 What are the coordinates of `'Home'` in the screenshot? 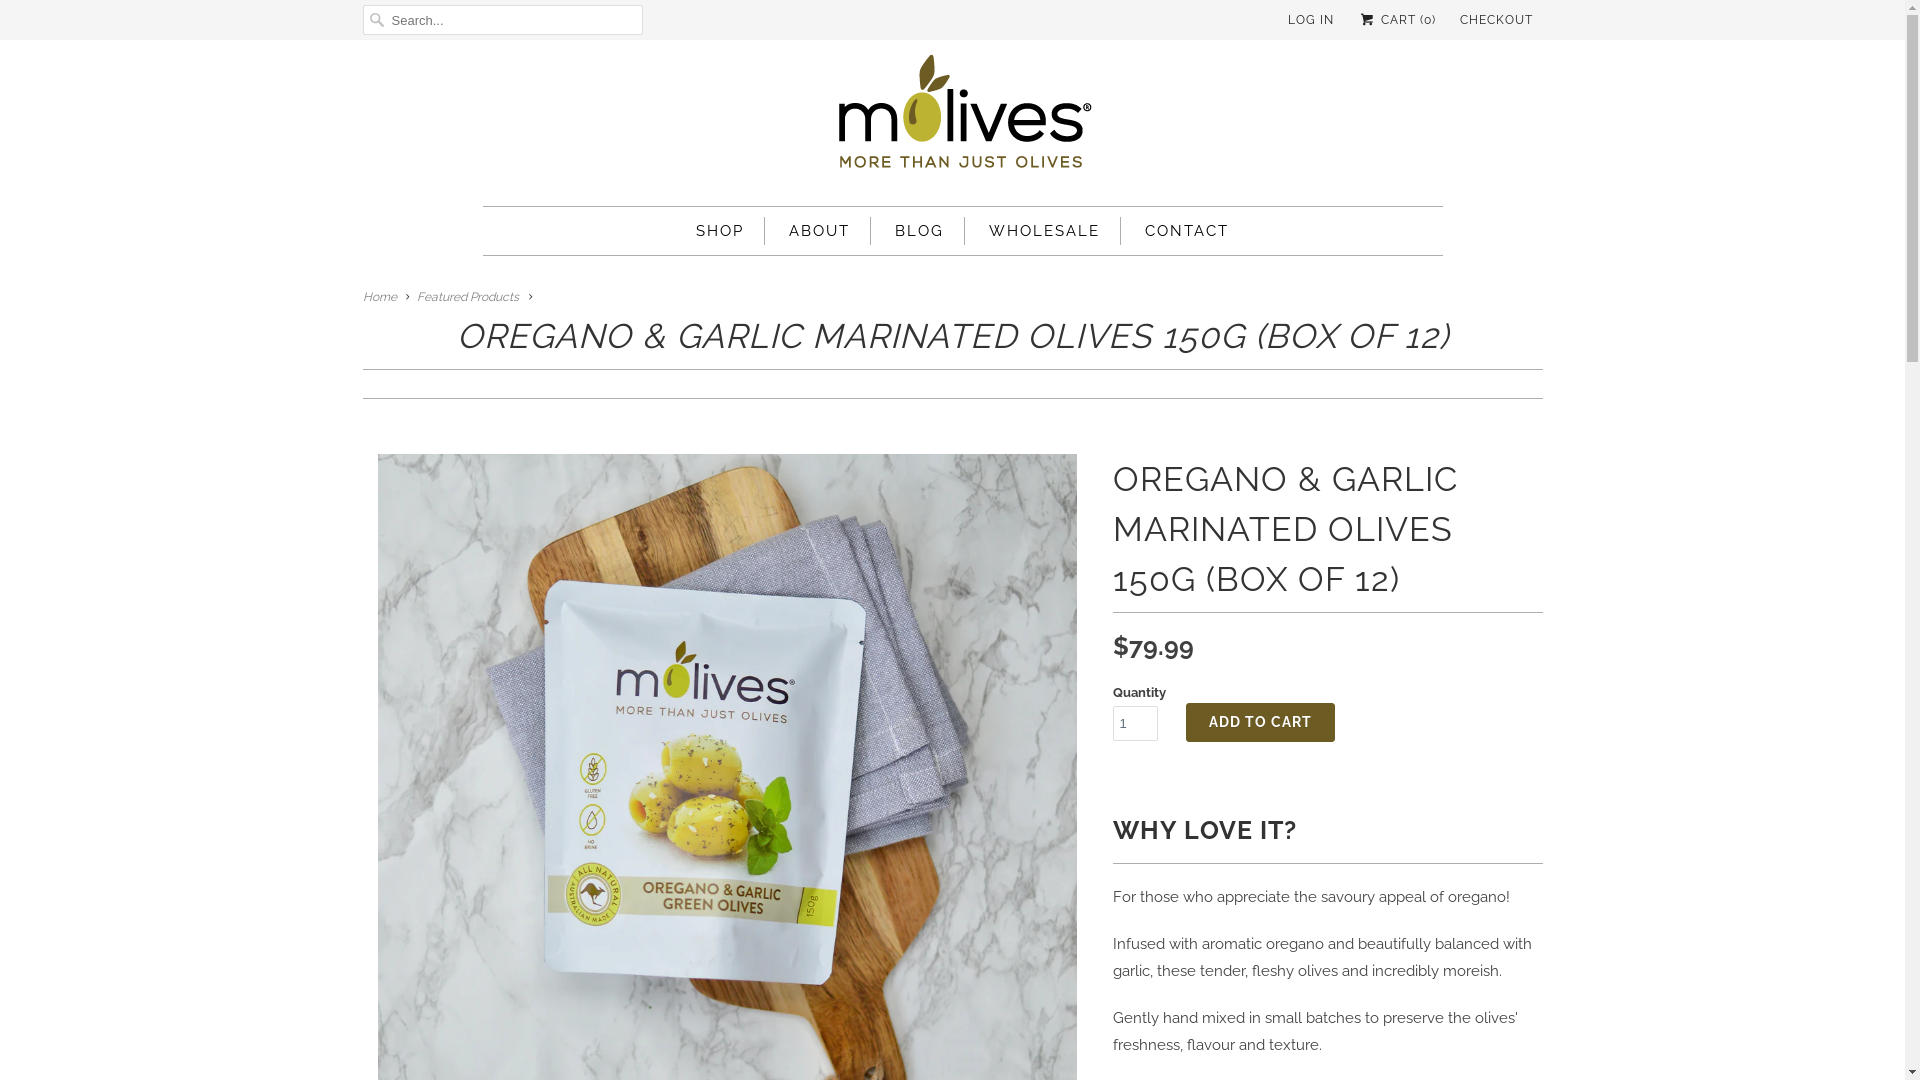 It's located at (379, 297).